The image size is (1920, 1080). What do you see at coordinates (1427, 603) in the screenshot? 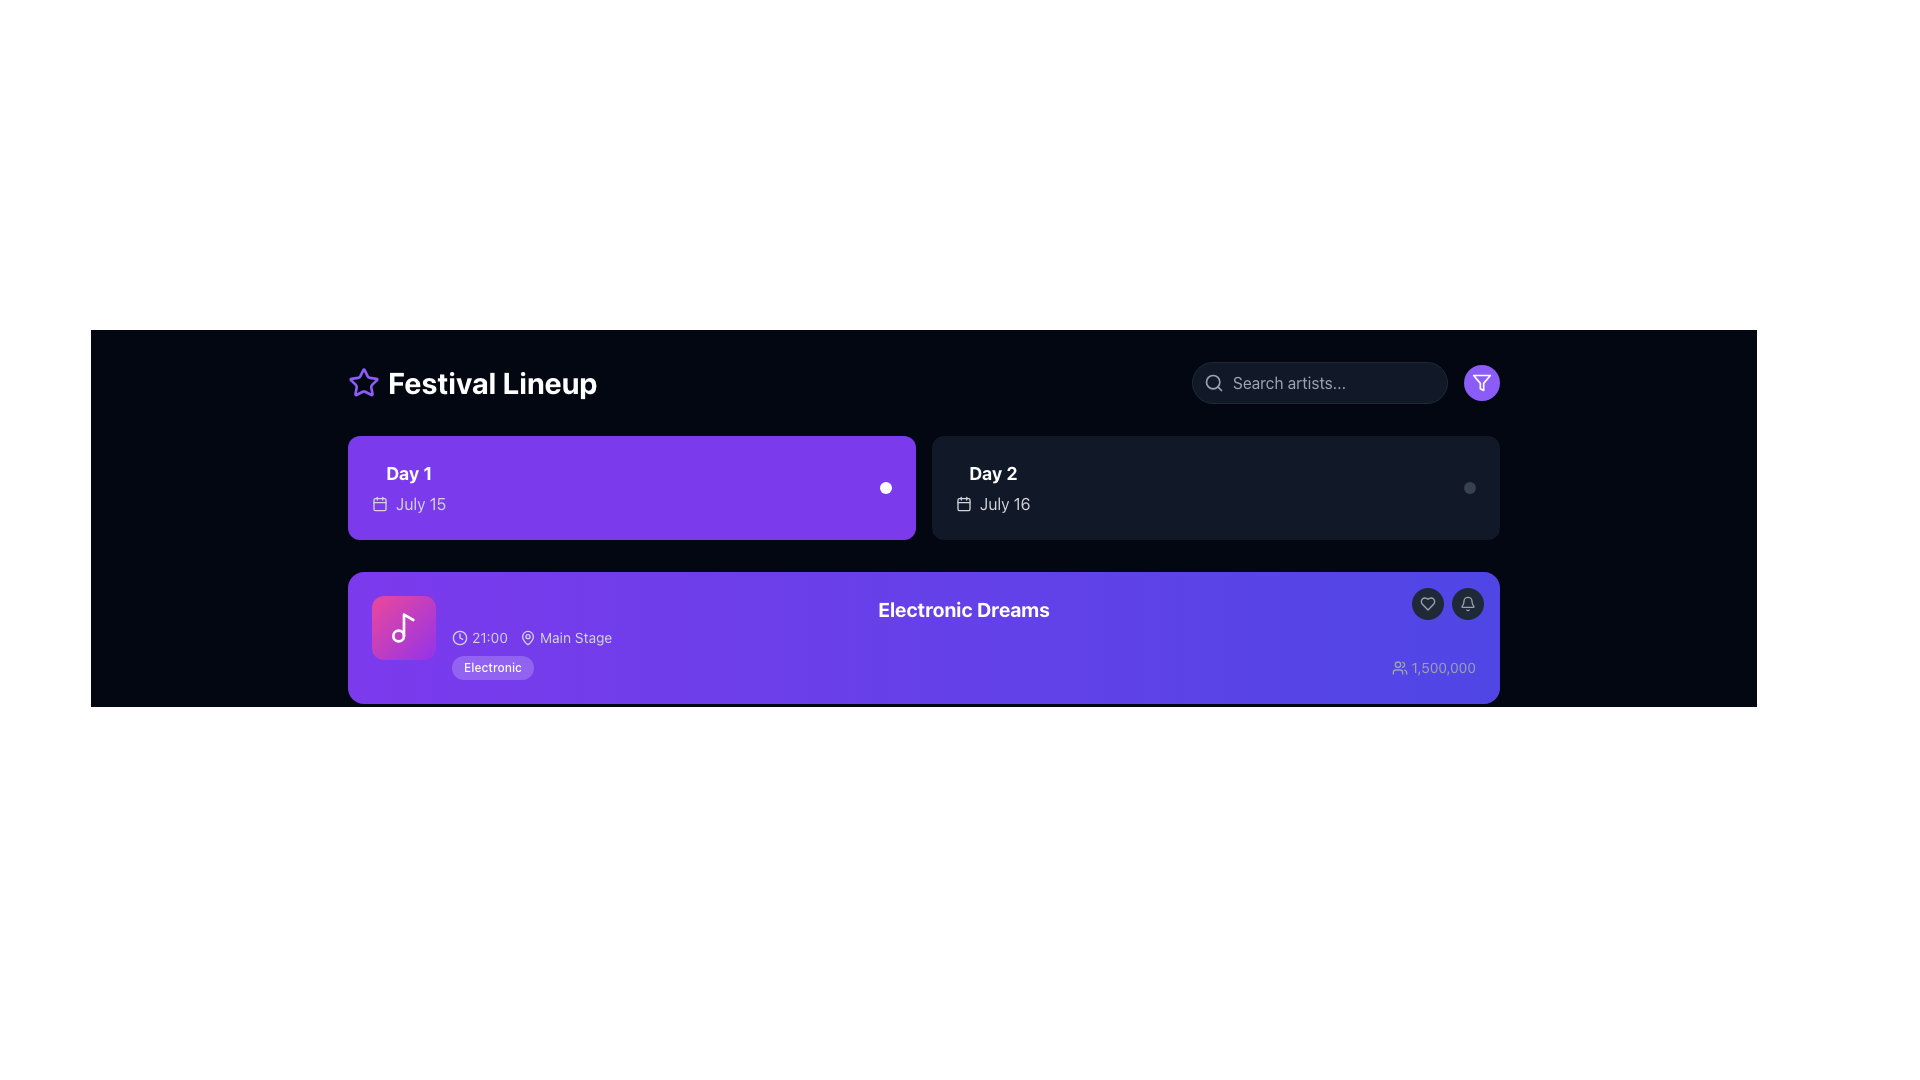
I see `the heart icon located in the top right region of the interface to mark an item as favorite` at bounding box center [1427, 603].